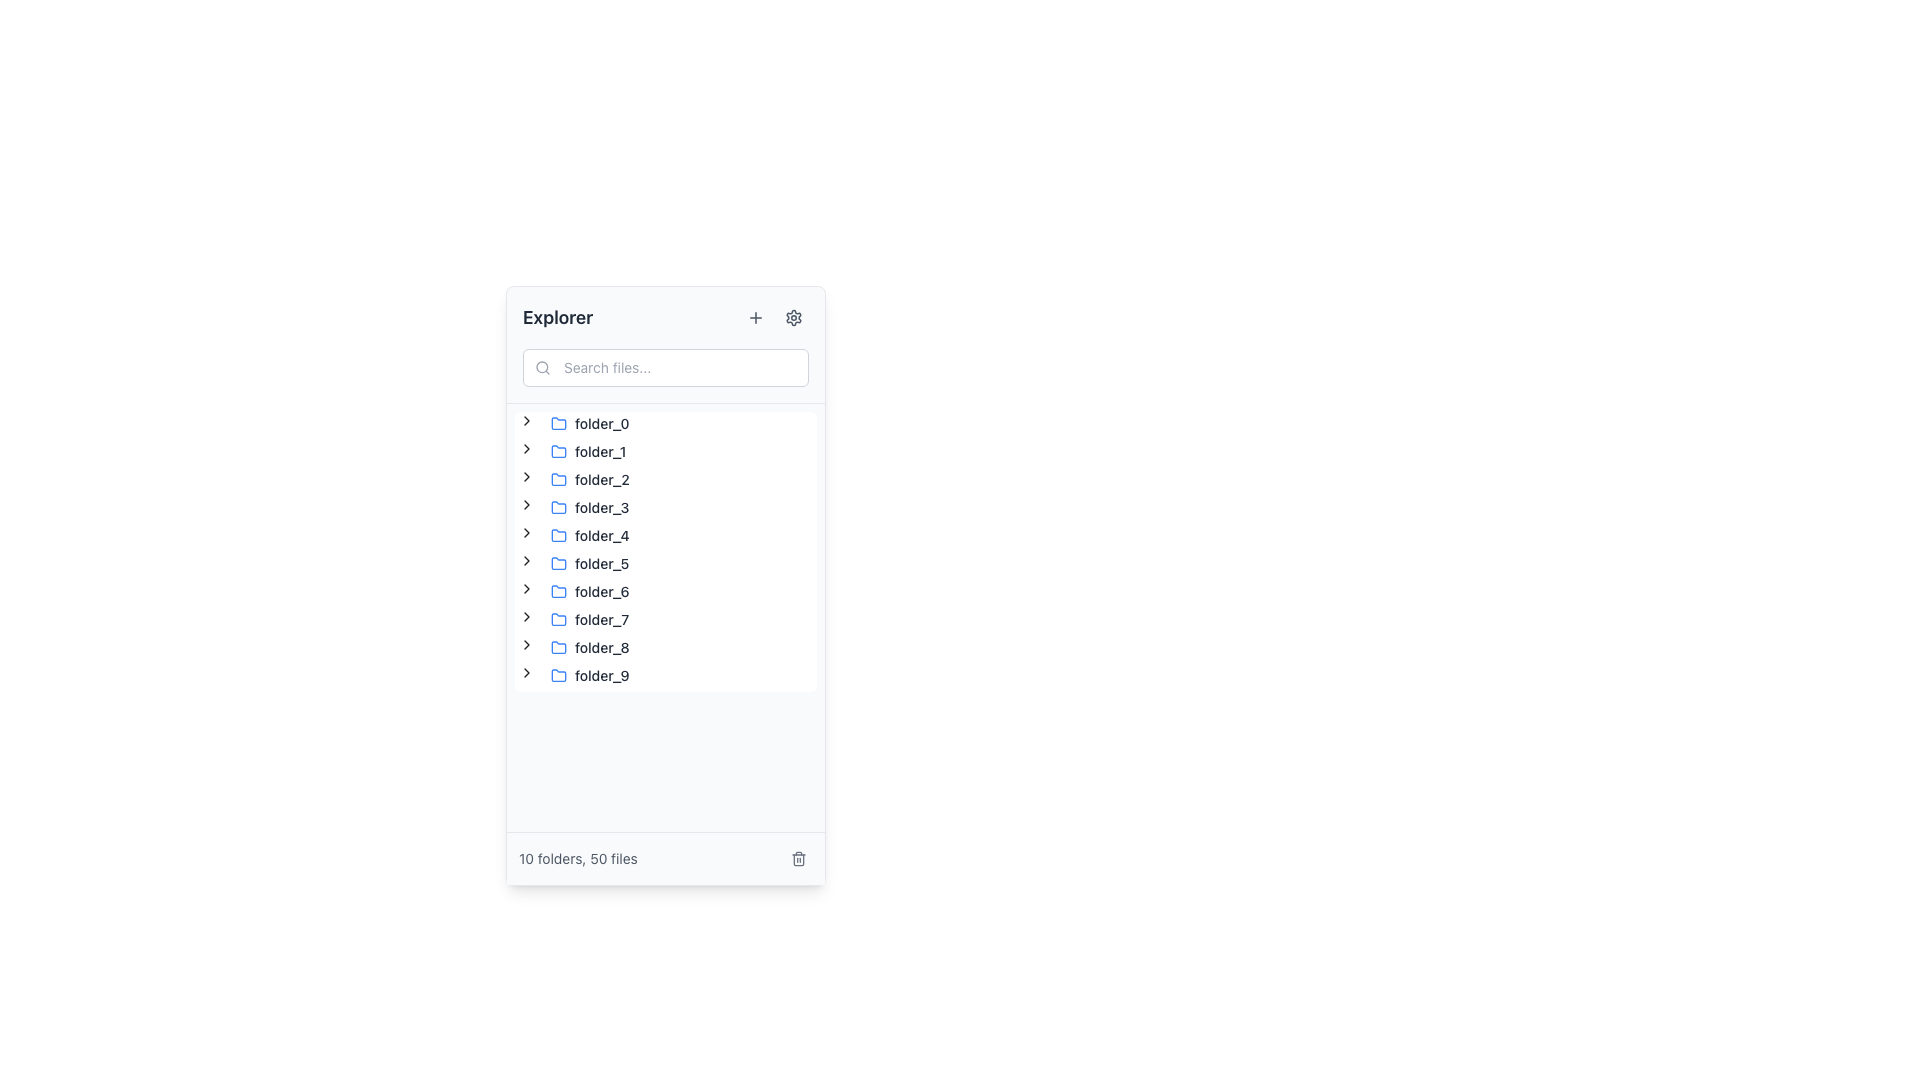 This screenshot has height=1080, width=1920. Describe the element at coordinates (527, 423) in the screenshot. I see `the expand/collapse button for the folder associated with 'folder_0'` at that location.